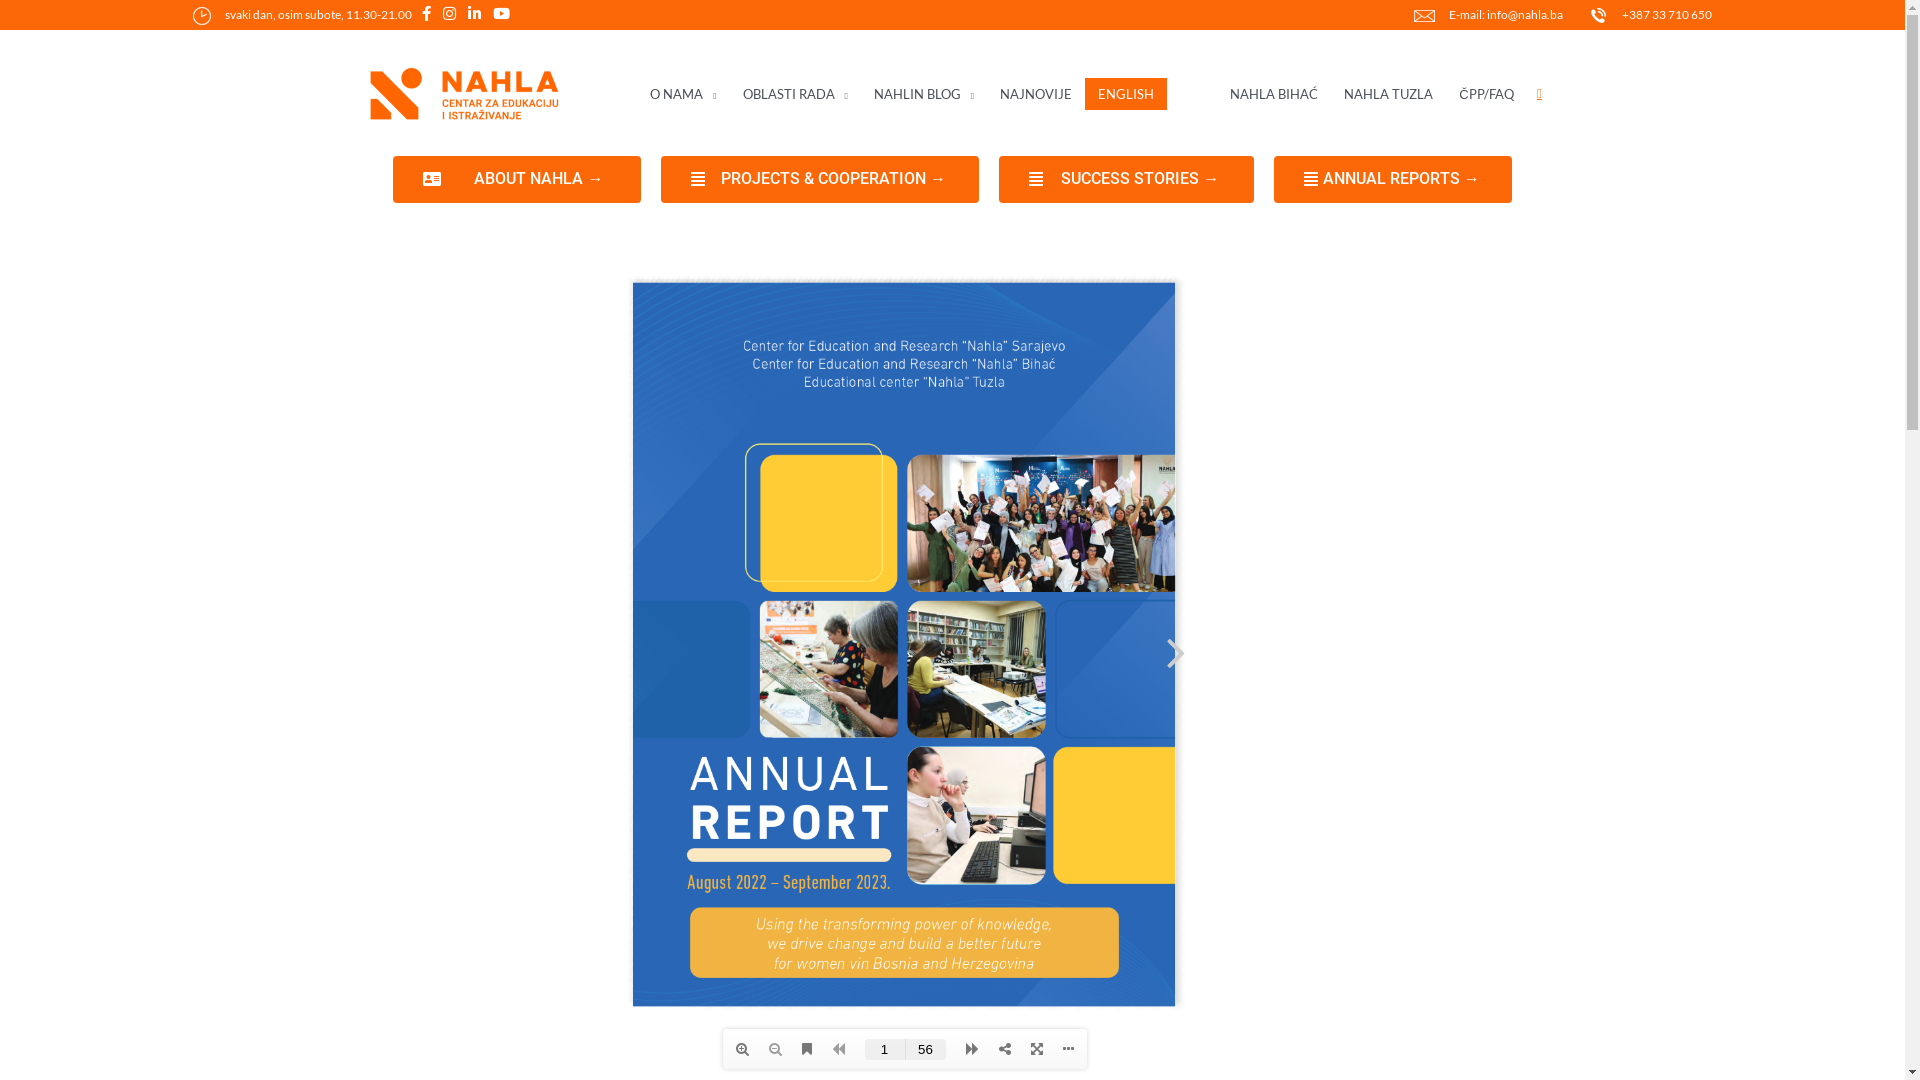  What do you see at coordinates (682, 94) in the screenshot?
I see `'O NAMA'` at bounding box center [682, 94].